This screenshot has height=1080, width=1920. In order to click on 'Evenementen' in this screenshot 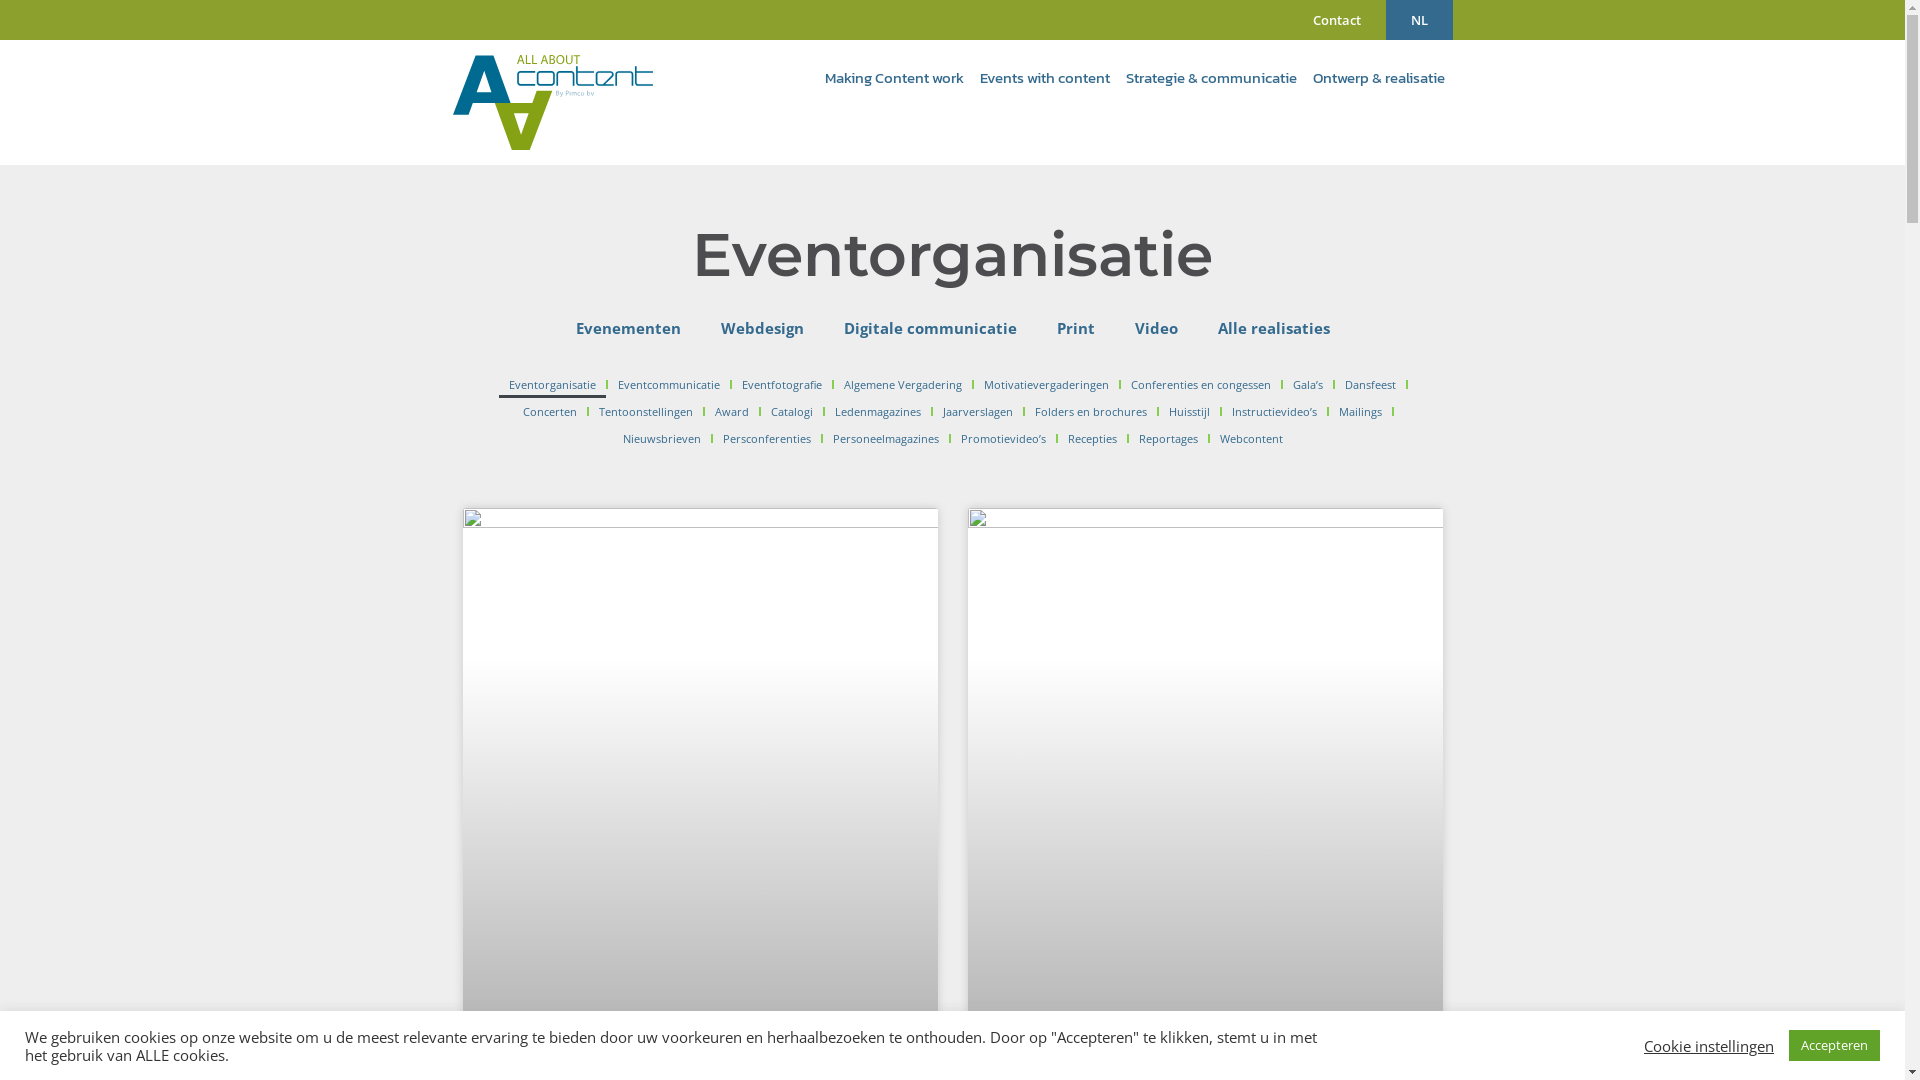, I will do `click(556, 326)`.